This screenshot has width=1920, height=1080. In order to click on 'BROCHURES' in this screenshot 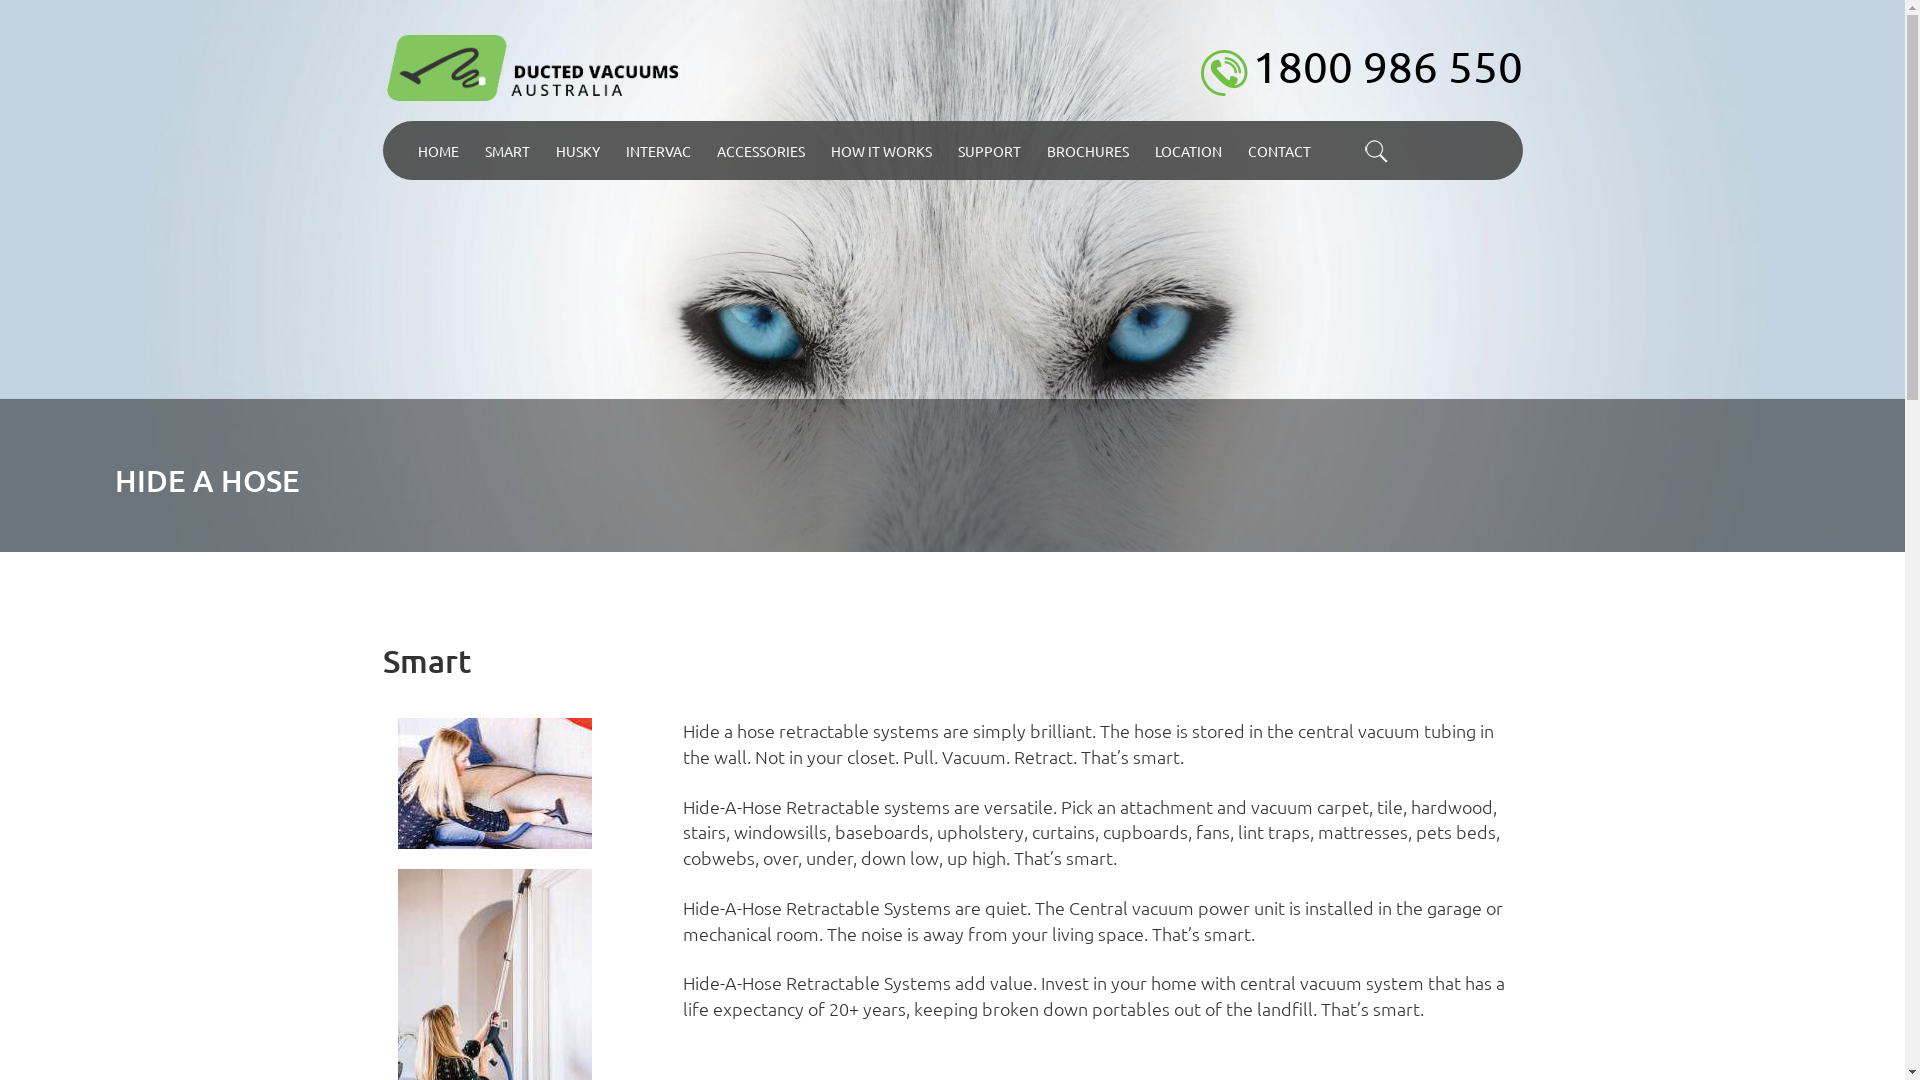, I will do `click(1087, 149)`.